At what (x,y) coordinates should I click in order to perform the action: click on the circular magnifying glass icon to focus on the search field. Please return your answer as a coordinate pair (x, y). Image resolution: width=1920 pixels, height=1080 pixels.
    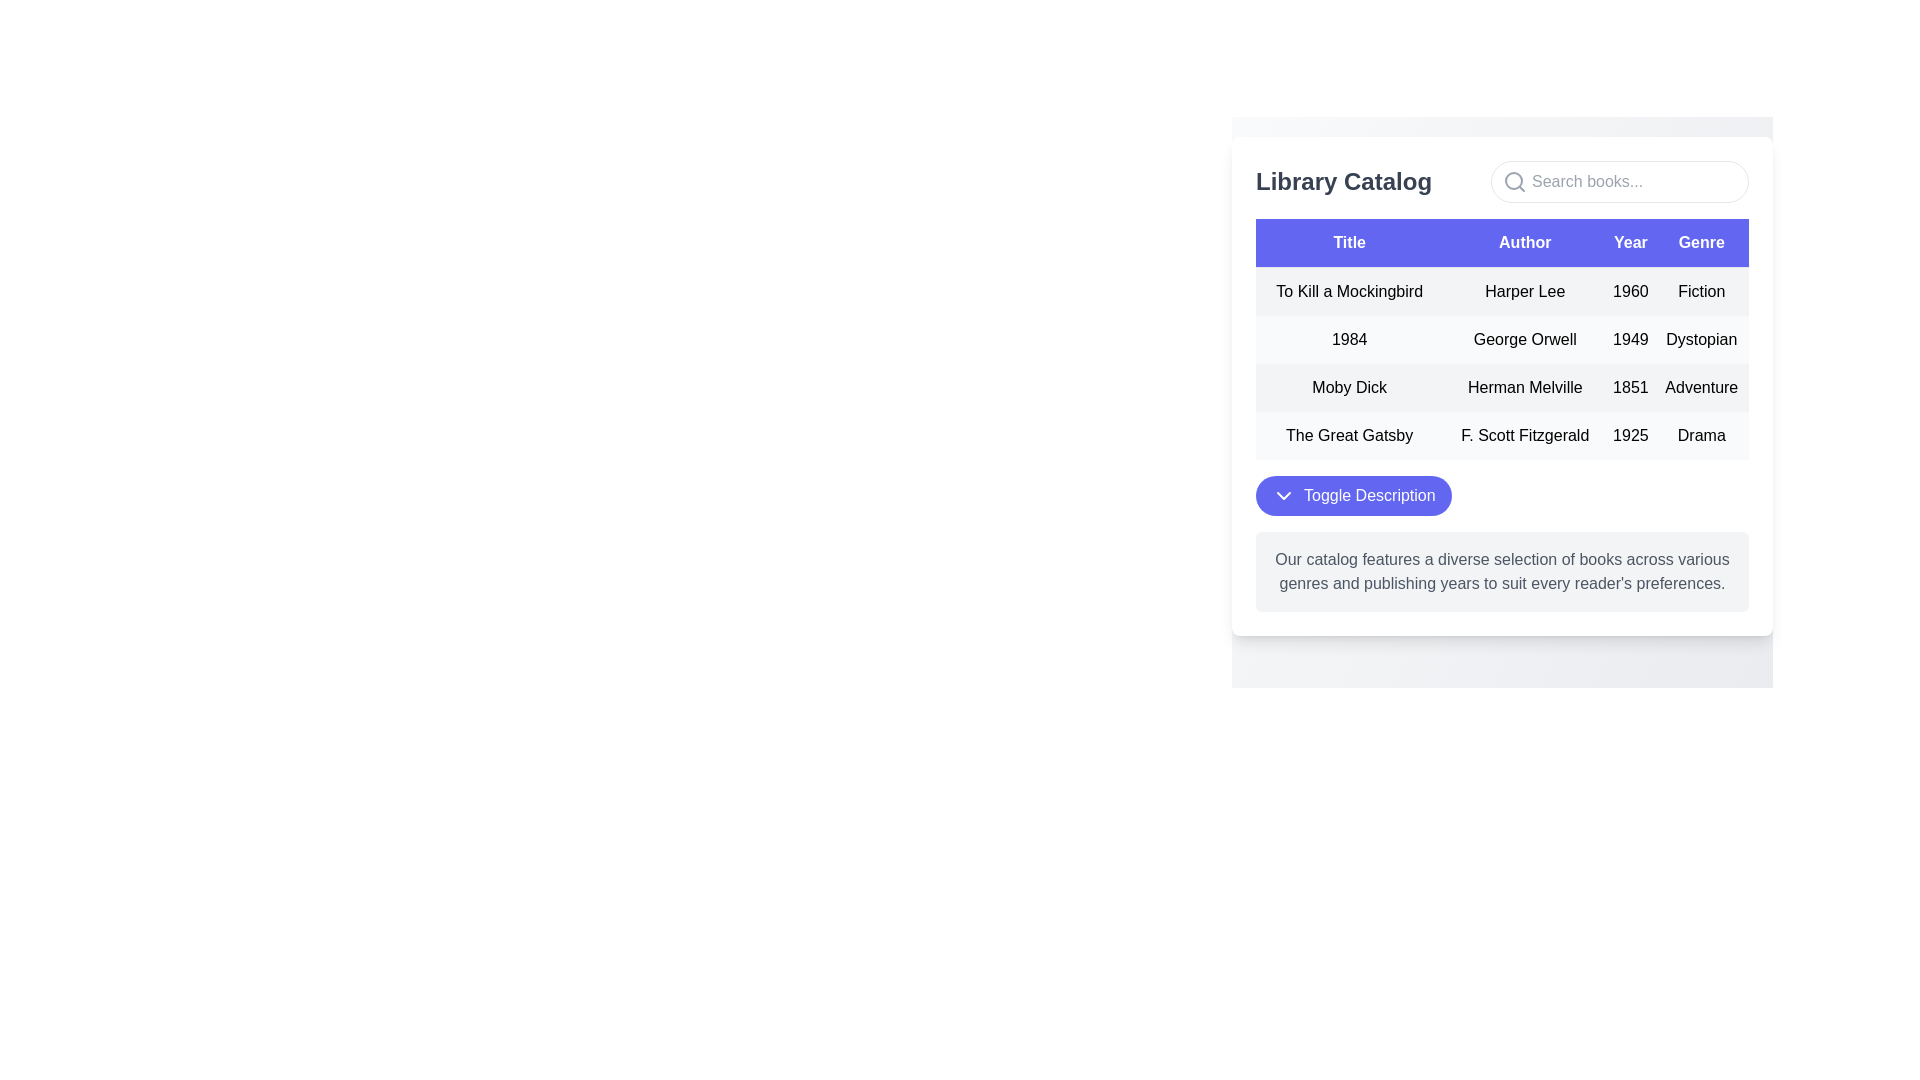
    Looking at the image, I should click on (1515, 181).